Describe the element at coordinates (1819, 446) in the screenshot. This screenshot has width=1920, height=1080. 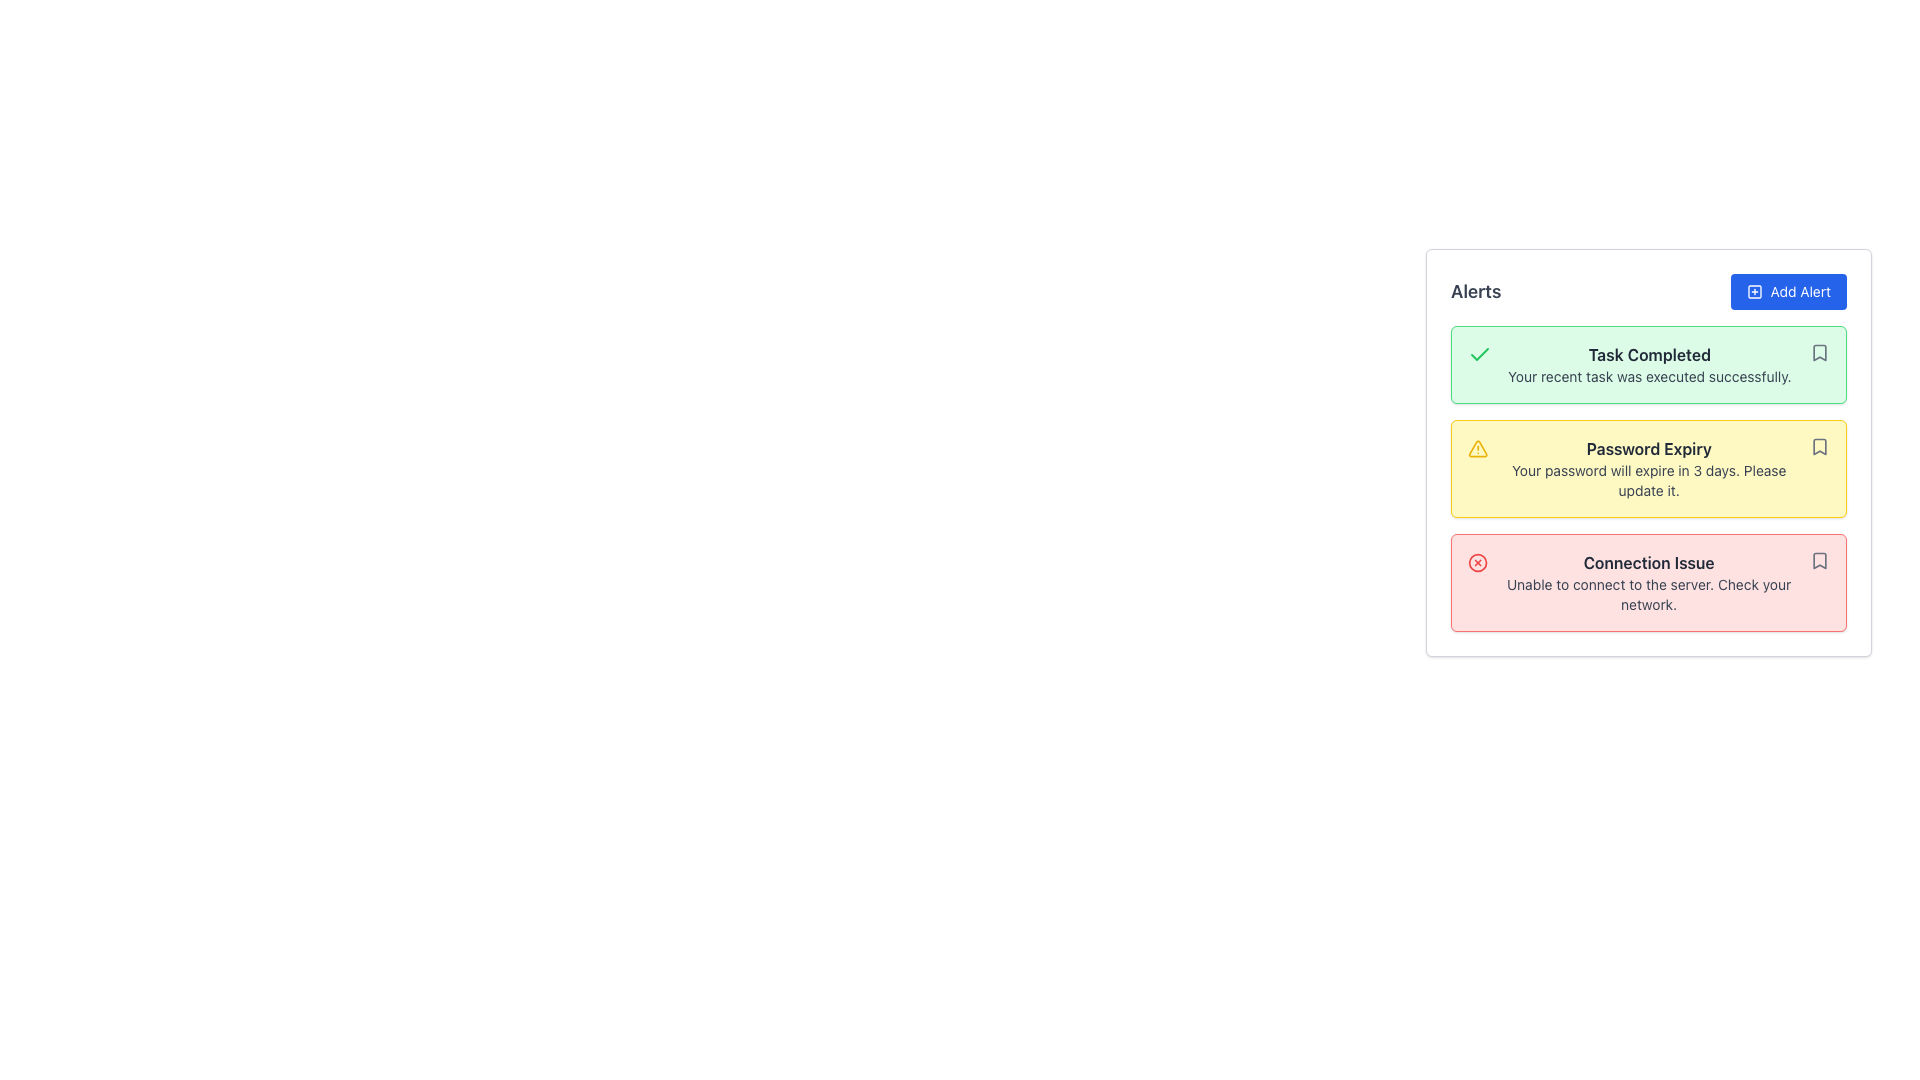
I see `the small bookmark-like icon located on the right side of the 'Password Expiry' notification box` at that location.